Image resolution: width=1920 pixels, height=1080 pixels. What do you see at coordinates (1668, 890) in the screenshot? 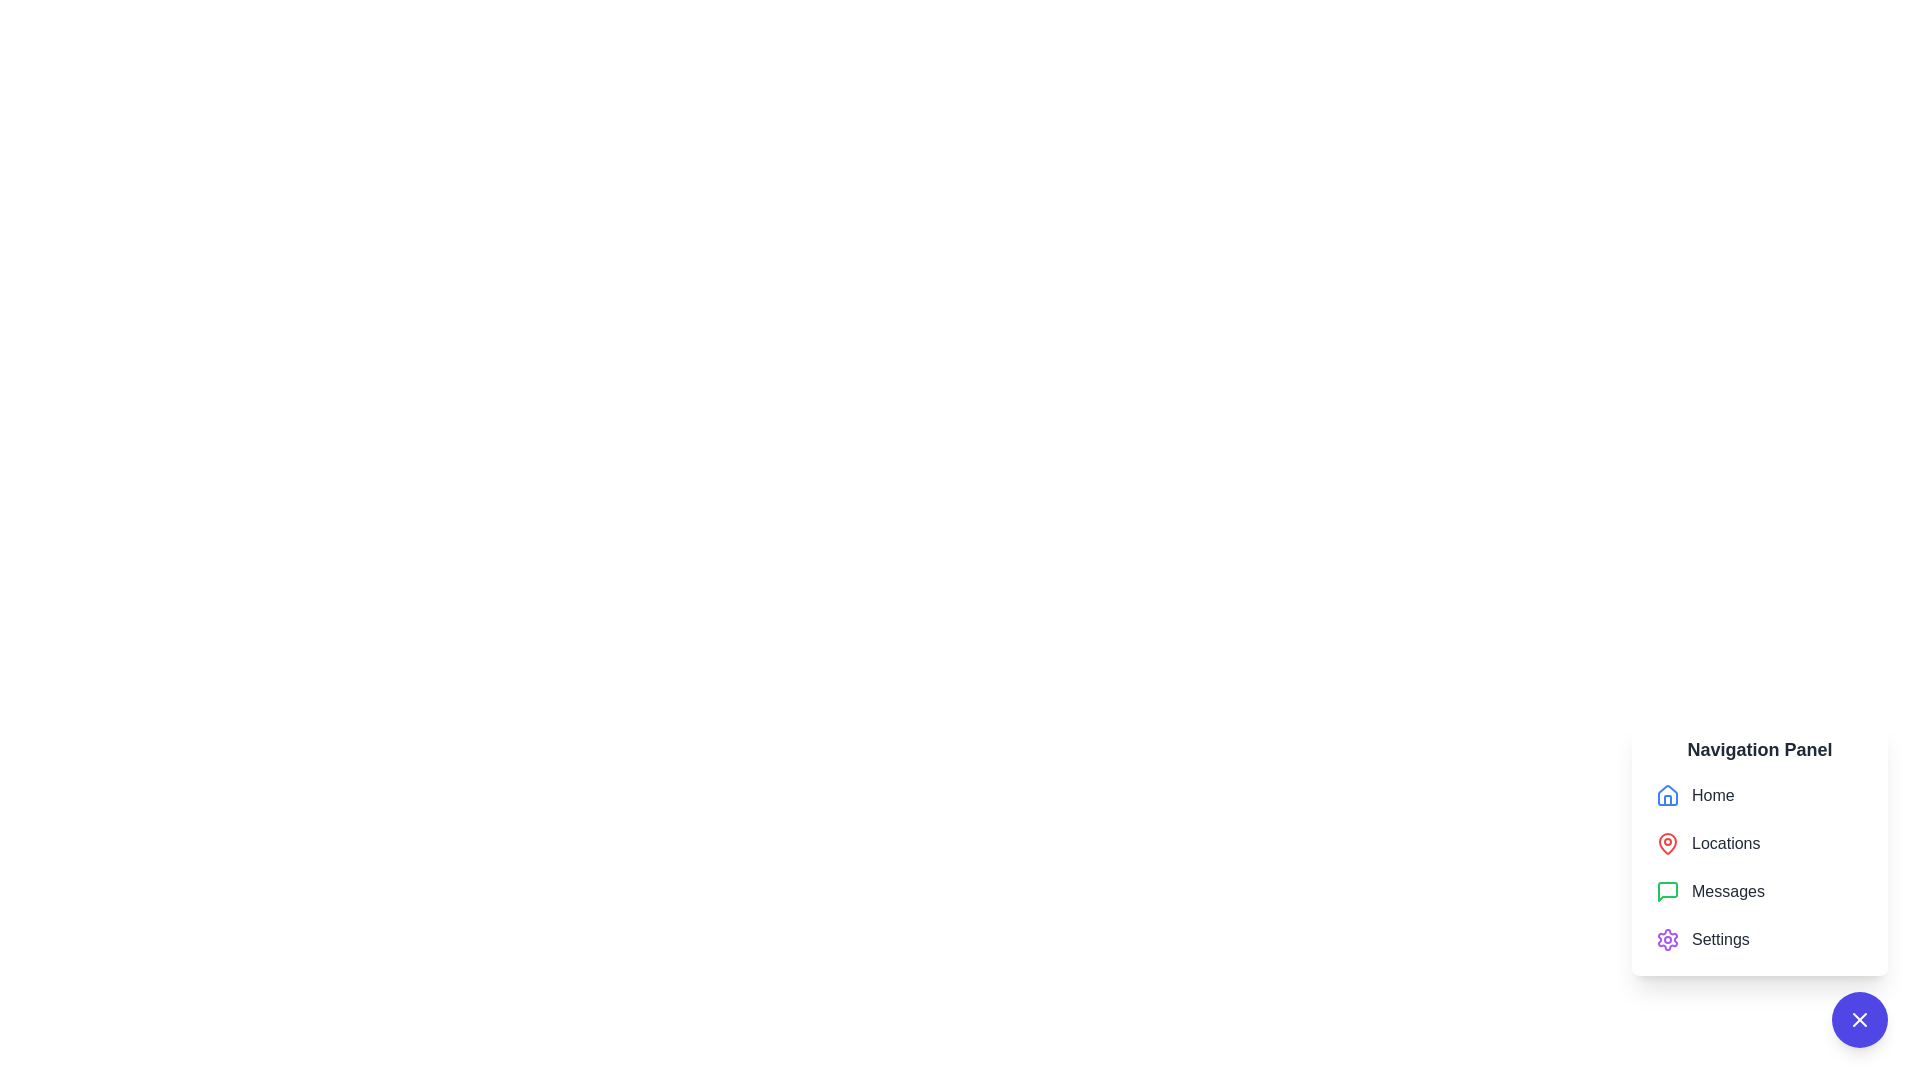
I see `the green outlined speech balloon icon located to the left of the 'Messages' label in the navigation menu` at bounding box center [1668, 890].